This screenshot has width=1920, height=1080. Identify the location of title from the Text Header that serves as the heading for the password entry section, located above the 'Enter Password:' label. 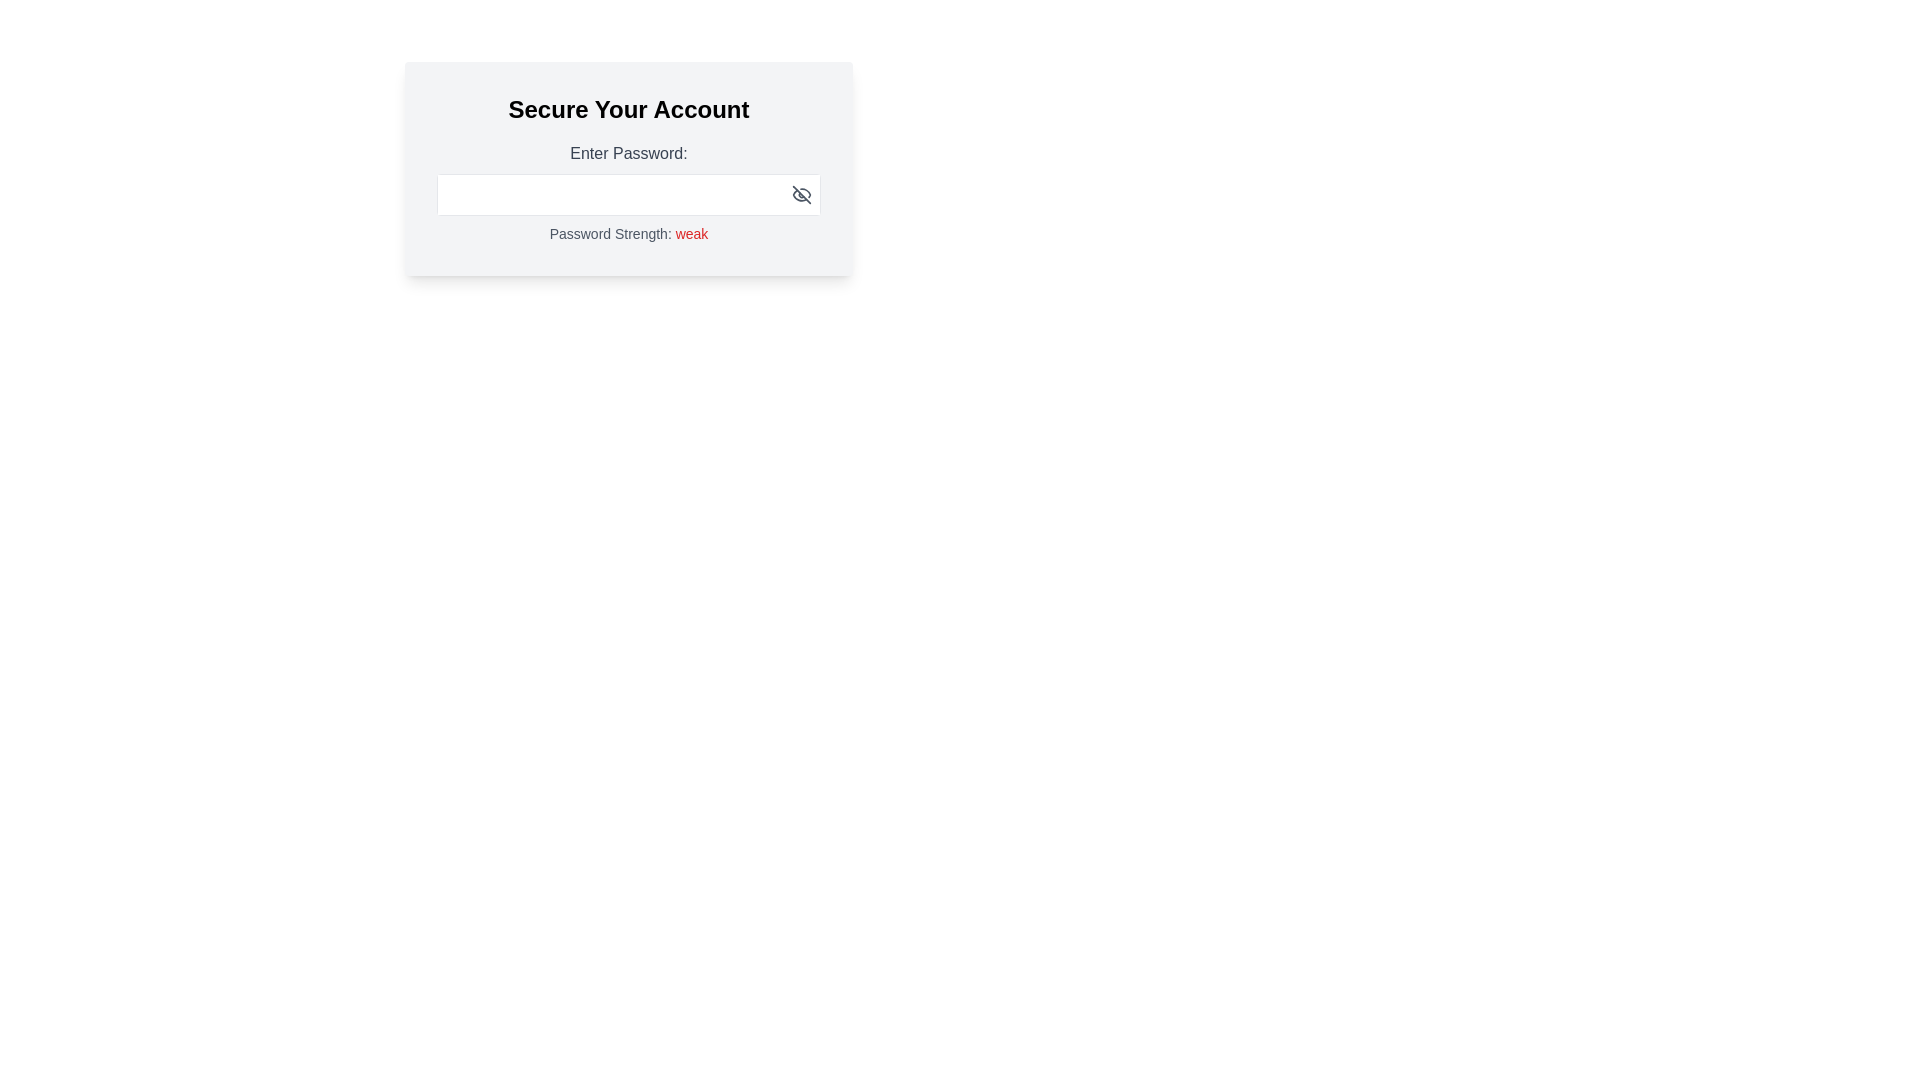
(627, 110).